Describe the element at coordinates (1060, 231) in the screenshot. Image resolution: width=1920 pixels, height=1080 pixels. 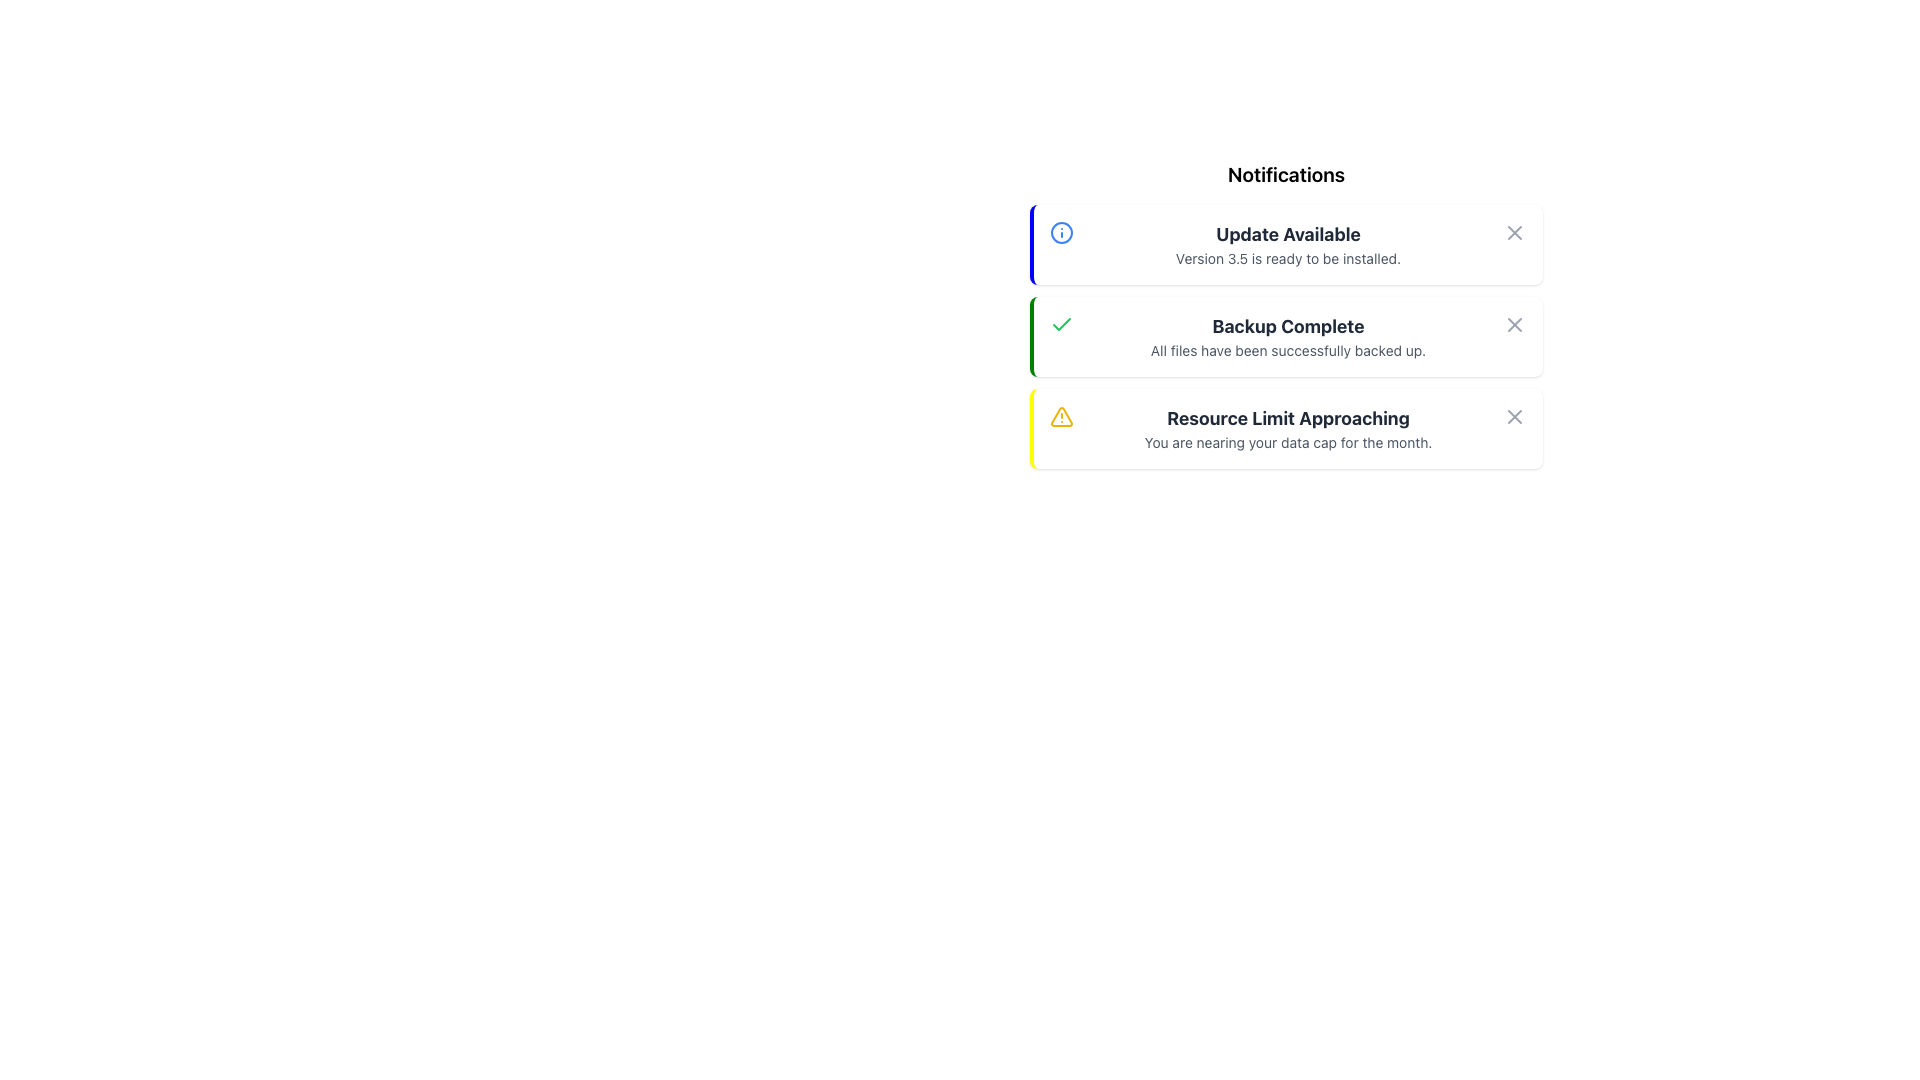
I see `the icon representing the notification in the uppermost 'Update Available' notification box, which is positioned to the left of the text content` at that location.